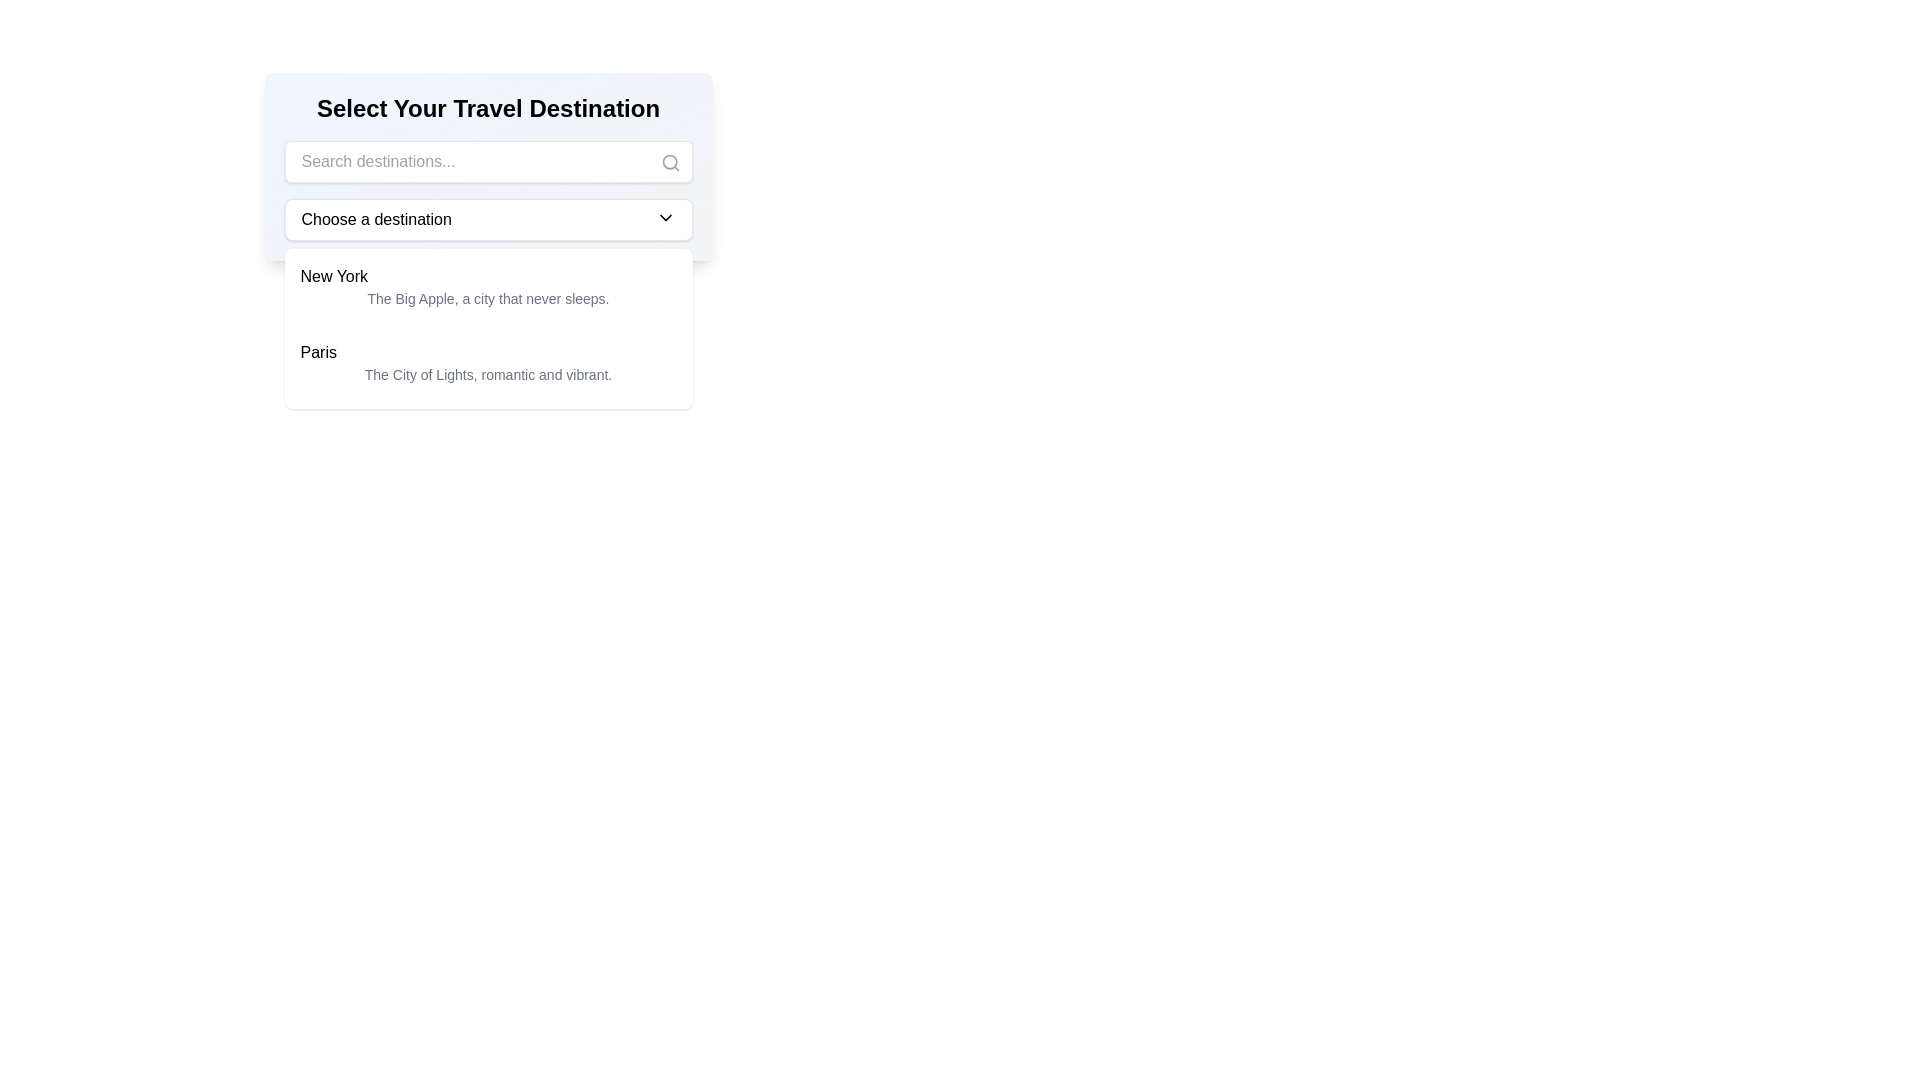 This screenshot has width=1920, height=1080. I want to click on the description text stating 'The City of Lights, romantic and vibrant.' located under the 'Paris' entry in the dropdown menu, so click(488, 374).